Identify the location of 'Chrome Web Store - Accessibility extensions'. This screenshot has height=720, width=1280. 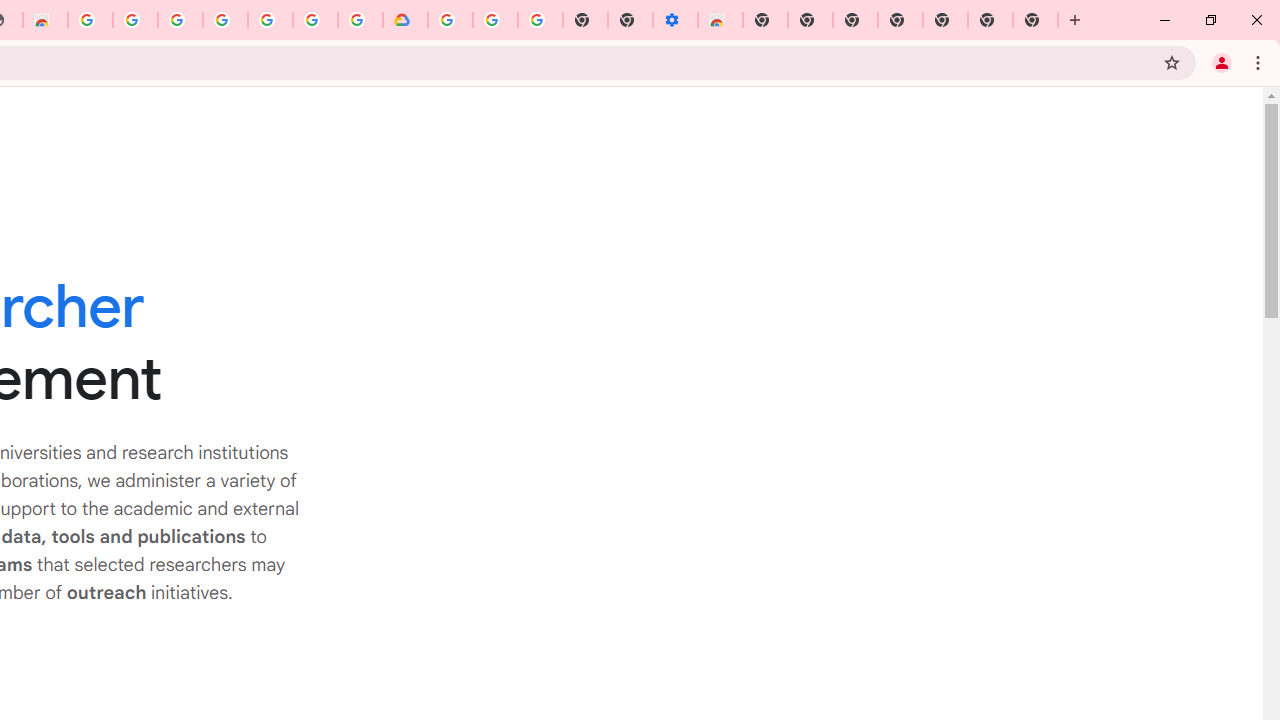
(720, 20).